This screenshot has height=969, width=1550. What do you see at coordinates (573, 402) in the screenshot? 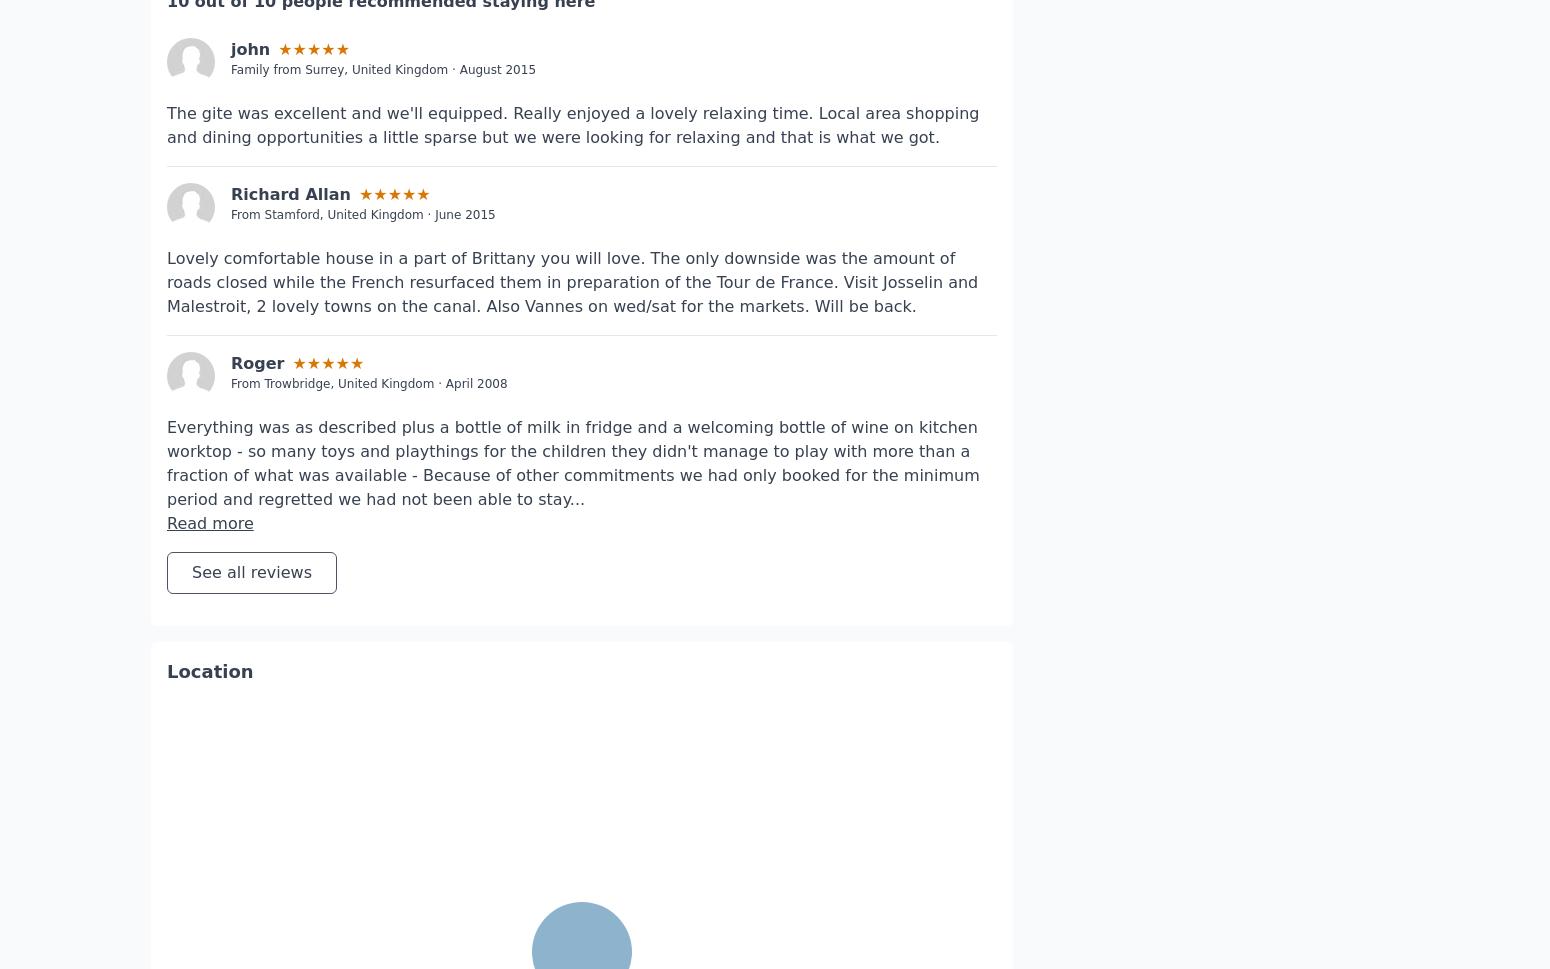
I see `'Everything was as described plus a bottle of milk in fridge and a welcoming bottle of wine on kitchen worktop - so many toys and playthings for the children they didn't manage to play with more than a fraction of what was available - Because of other commitments we had only booked for the minimum period and regretted we had not been able to stay...'` at bounding box center [573, 402].